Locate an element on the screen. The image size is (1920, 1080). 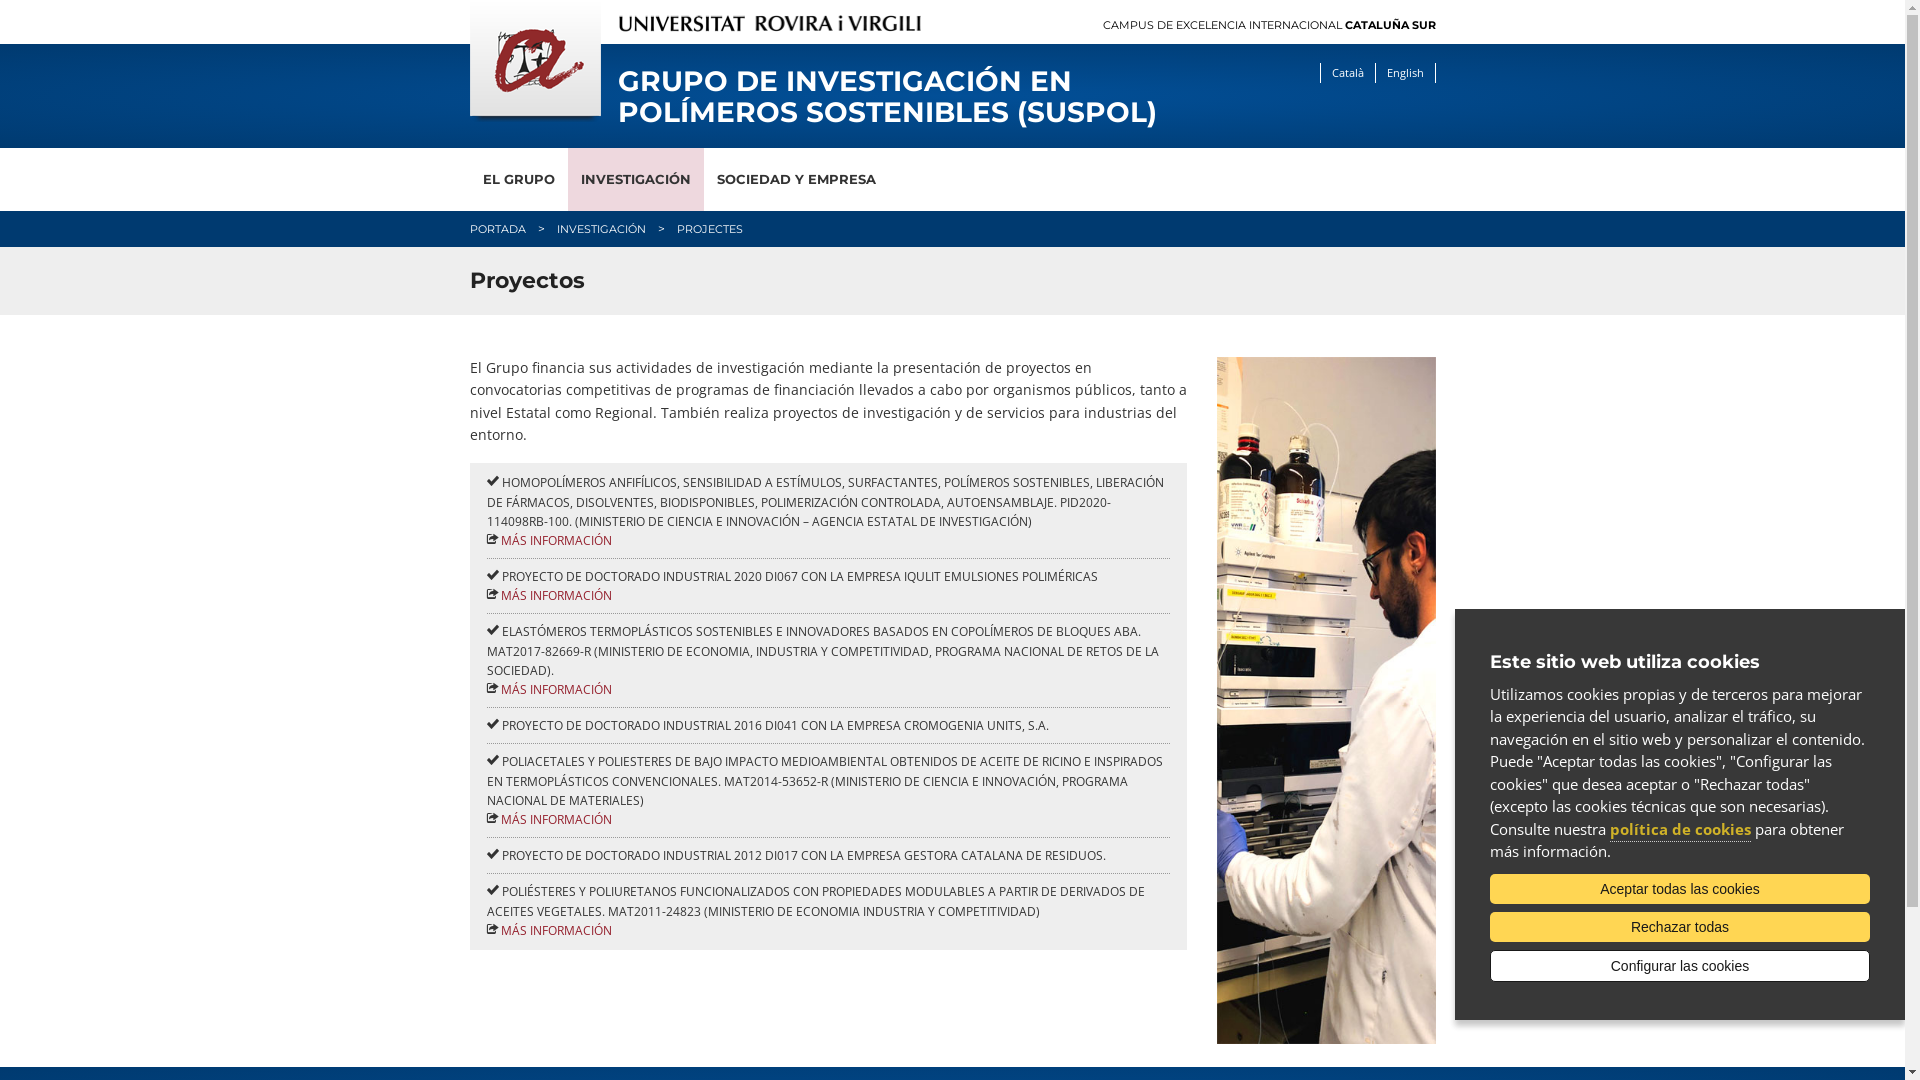
'Rechazar todas' is located at coordinates (1680, 926).